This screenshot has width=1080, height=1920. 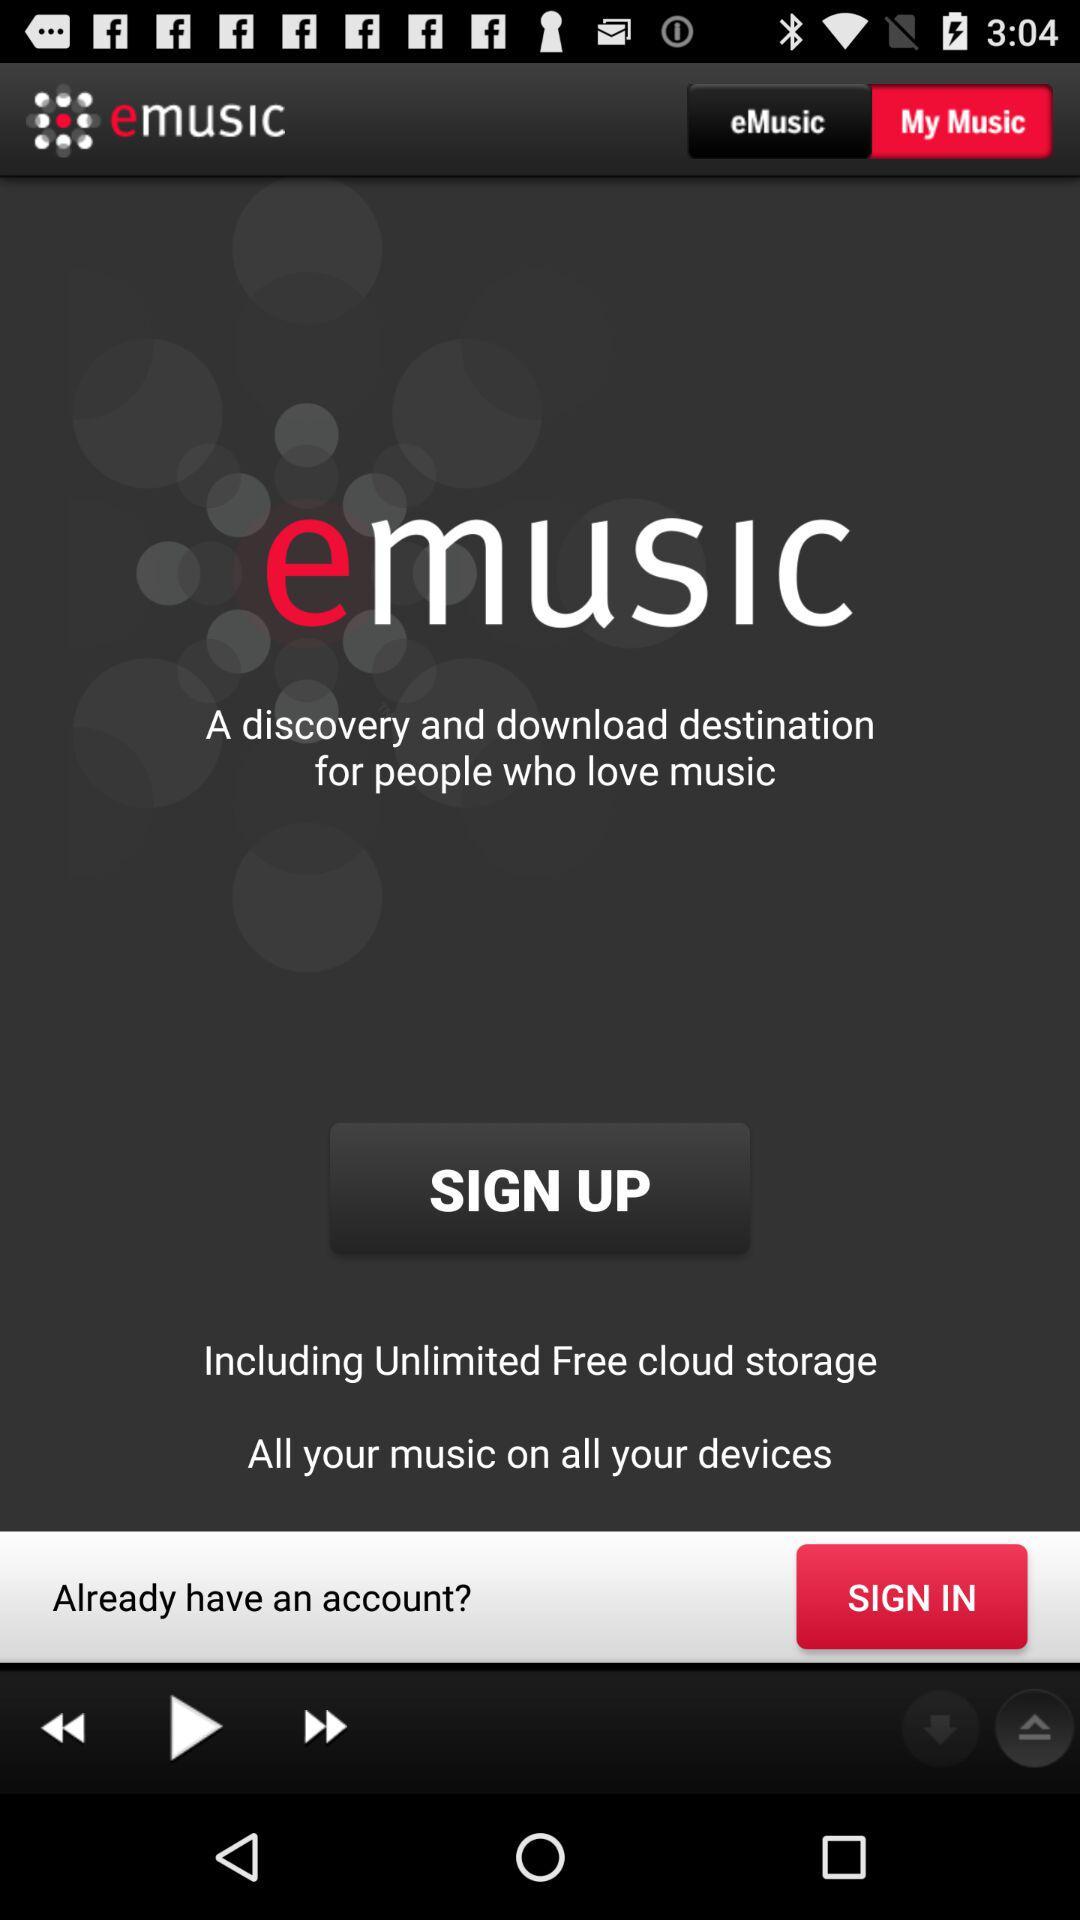 I want to click on the sign up, so click(x=540, y=1188).